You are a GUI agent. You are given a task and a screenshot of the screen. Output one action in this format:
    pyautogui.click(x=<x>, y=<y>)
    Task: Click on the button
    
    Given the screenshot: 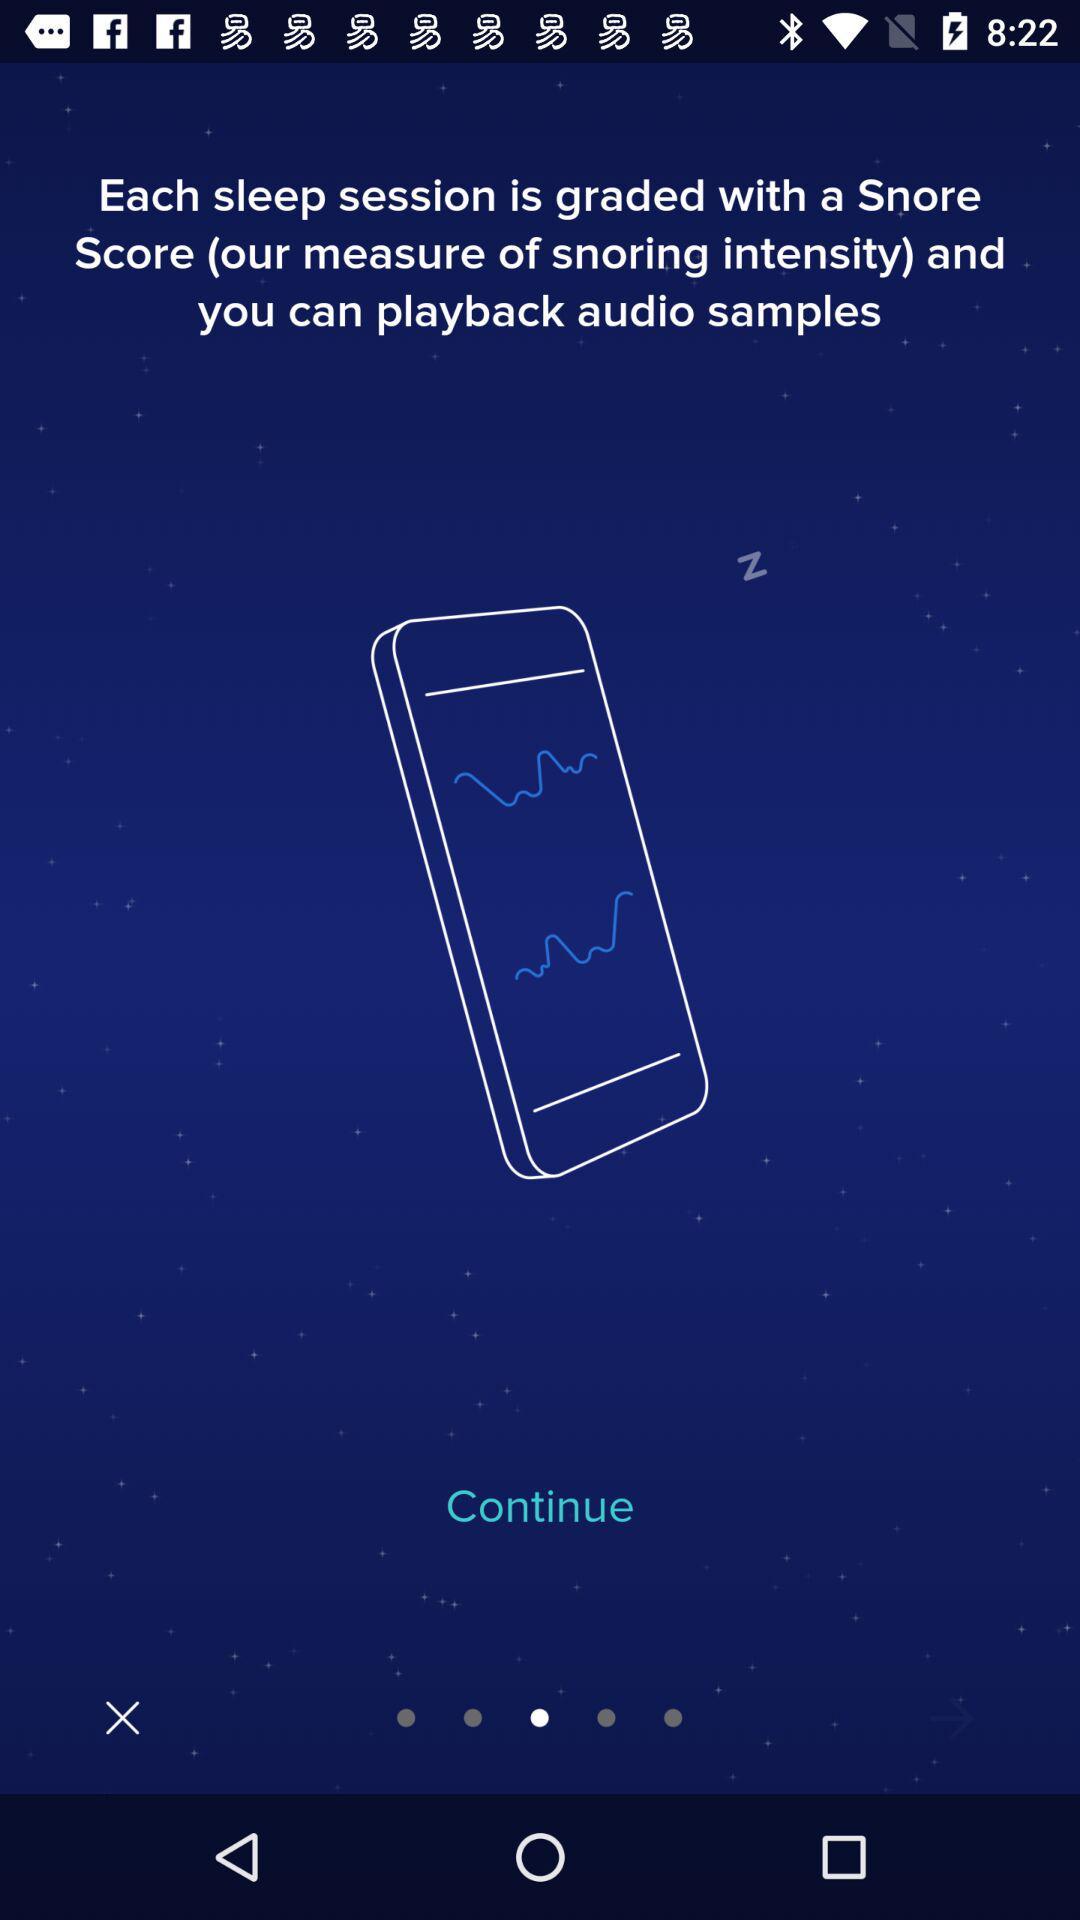 What is the action you would take?
    pyautogui.click(x=122, y=1716)
    